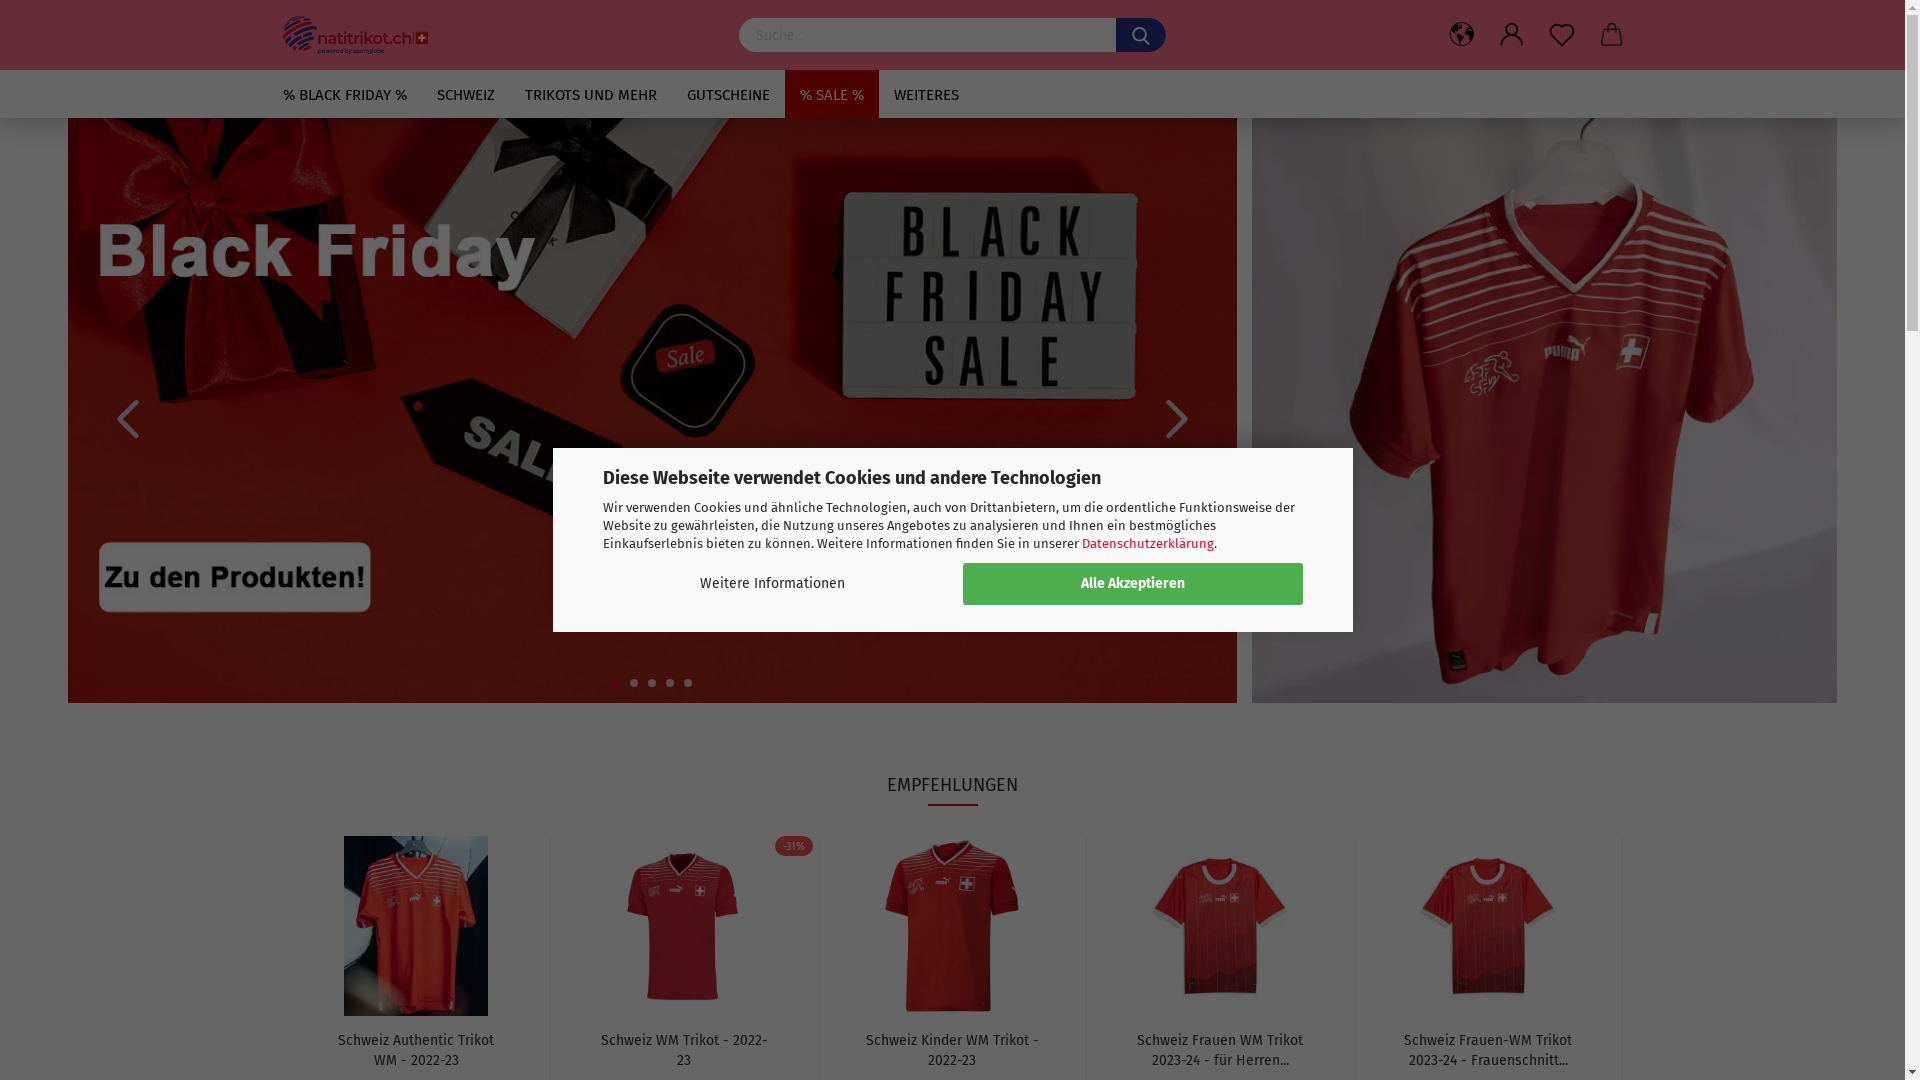 This screenshot has height=1080, width=1920. Describe the element at coordinates (594, 1047) in the screenshot. I see `'Schweiz WM Trikot - 2022-23'` at that location.